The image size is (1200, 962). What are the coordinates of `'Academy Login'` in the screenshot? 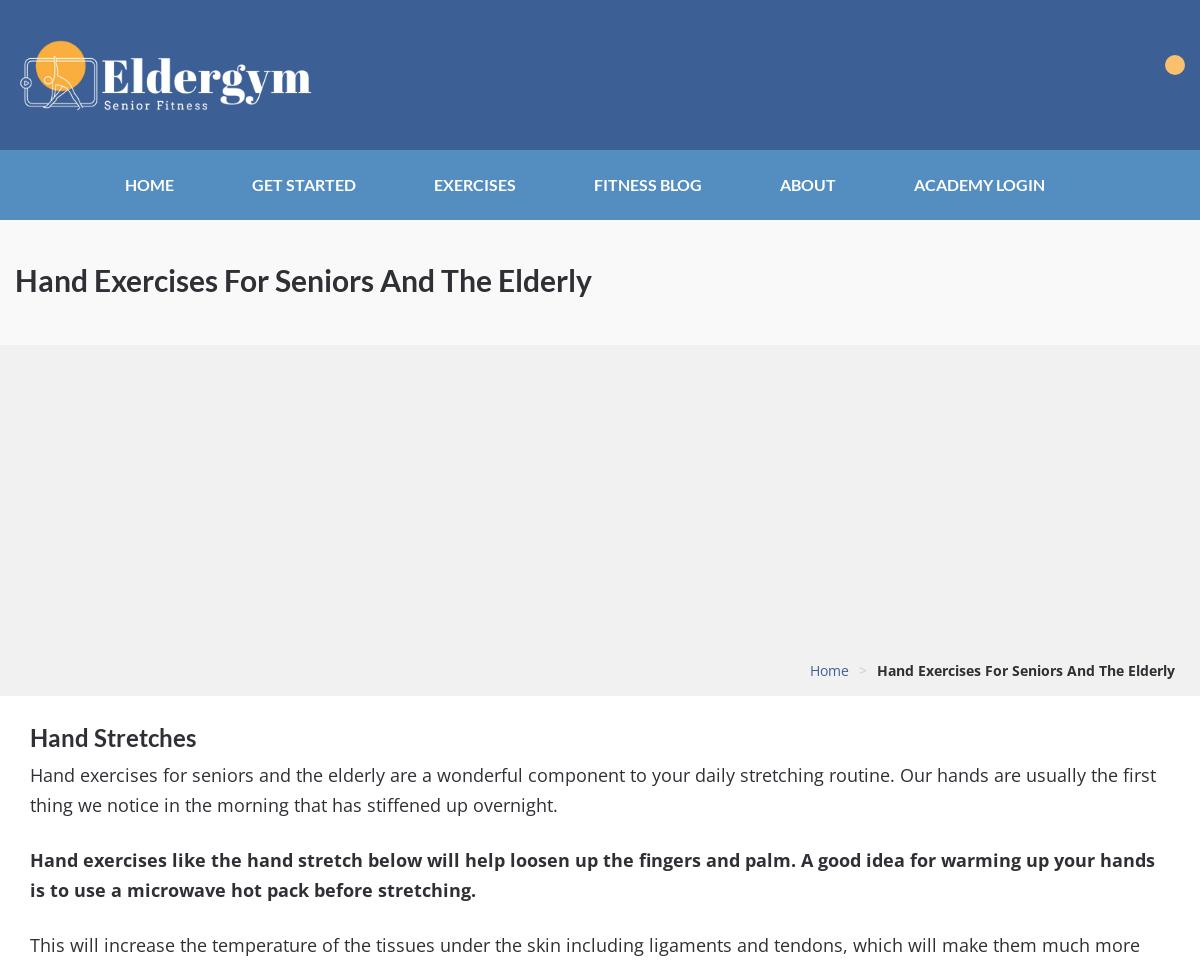 It's located at (979, 184).